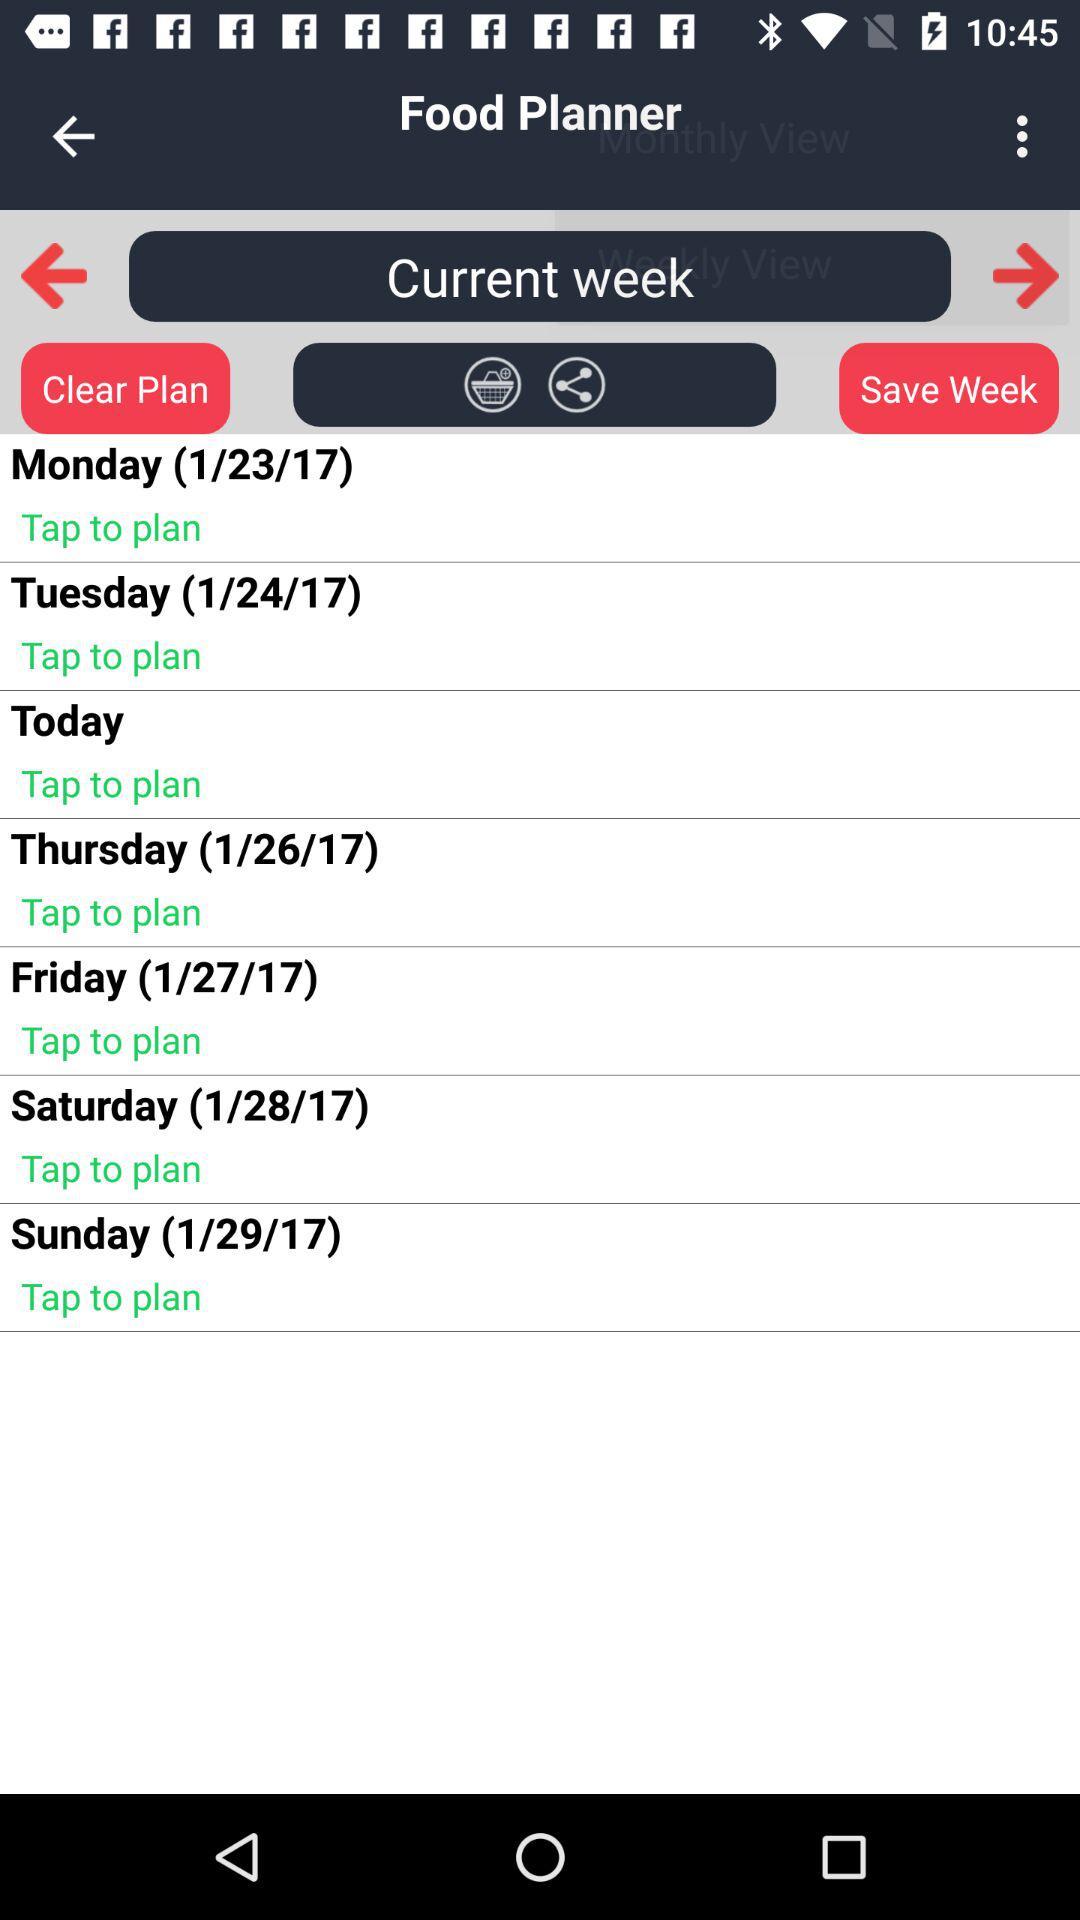 This screenshot has height=1920, width=1080. I want to click on item next to current week, so click(1026, 275).